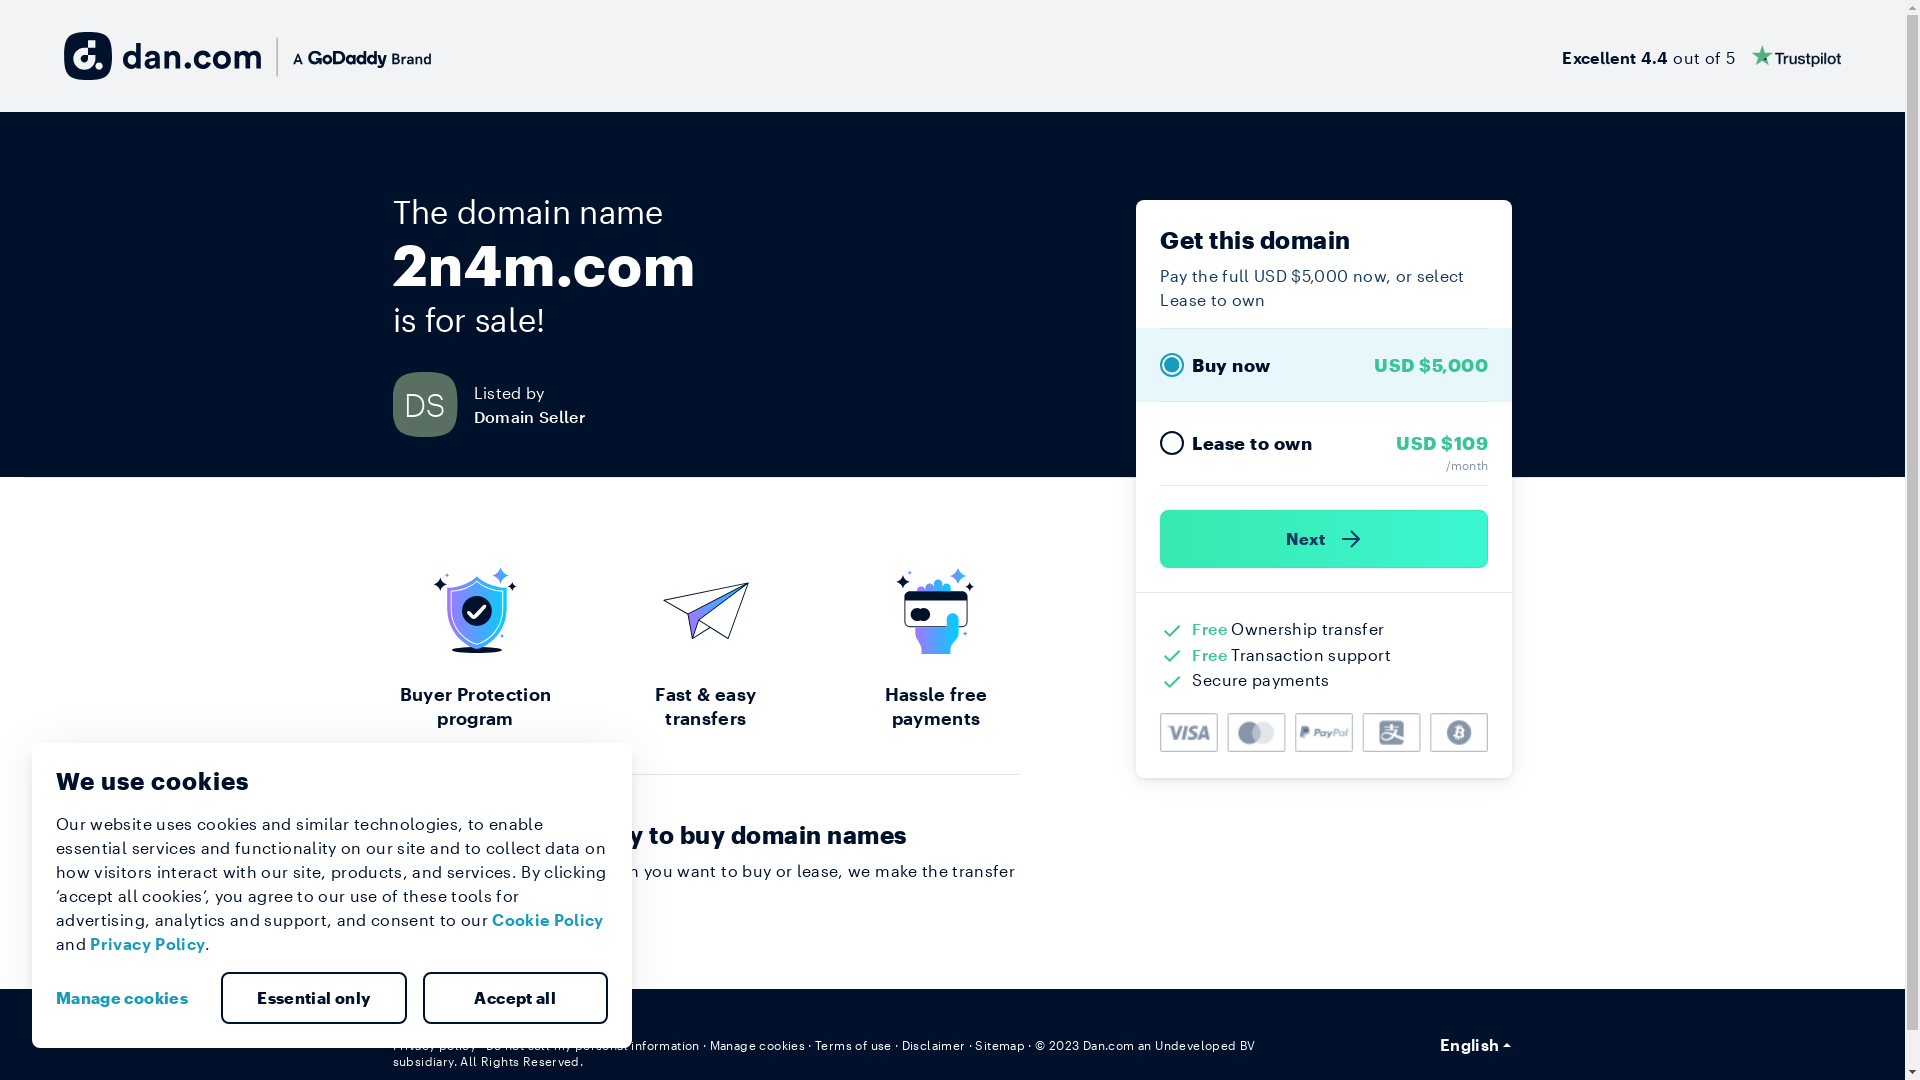  Describe the element at coordinates (1160, 538) in the screenshot. I see `'Next` at that location.